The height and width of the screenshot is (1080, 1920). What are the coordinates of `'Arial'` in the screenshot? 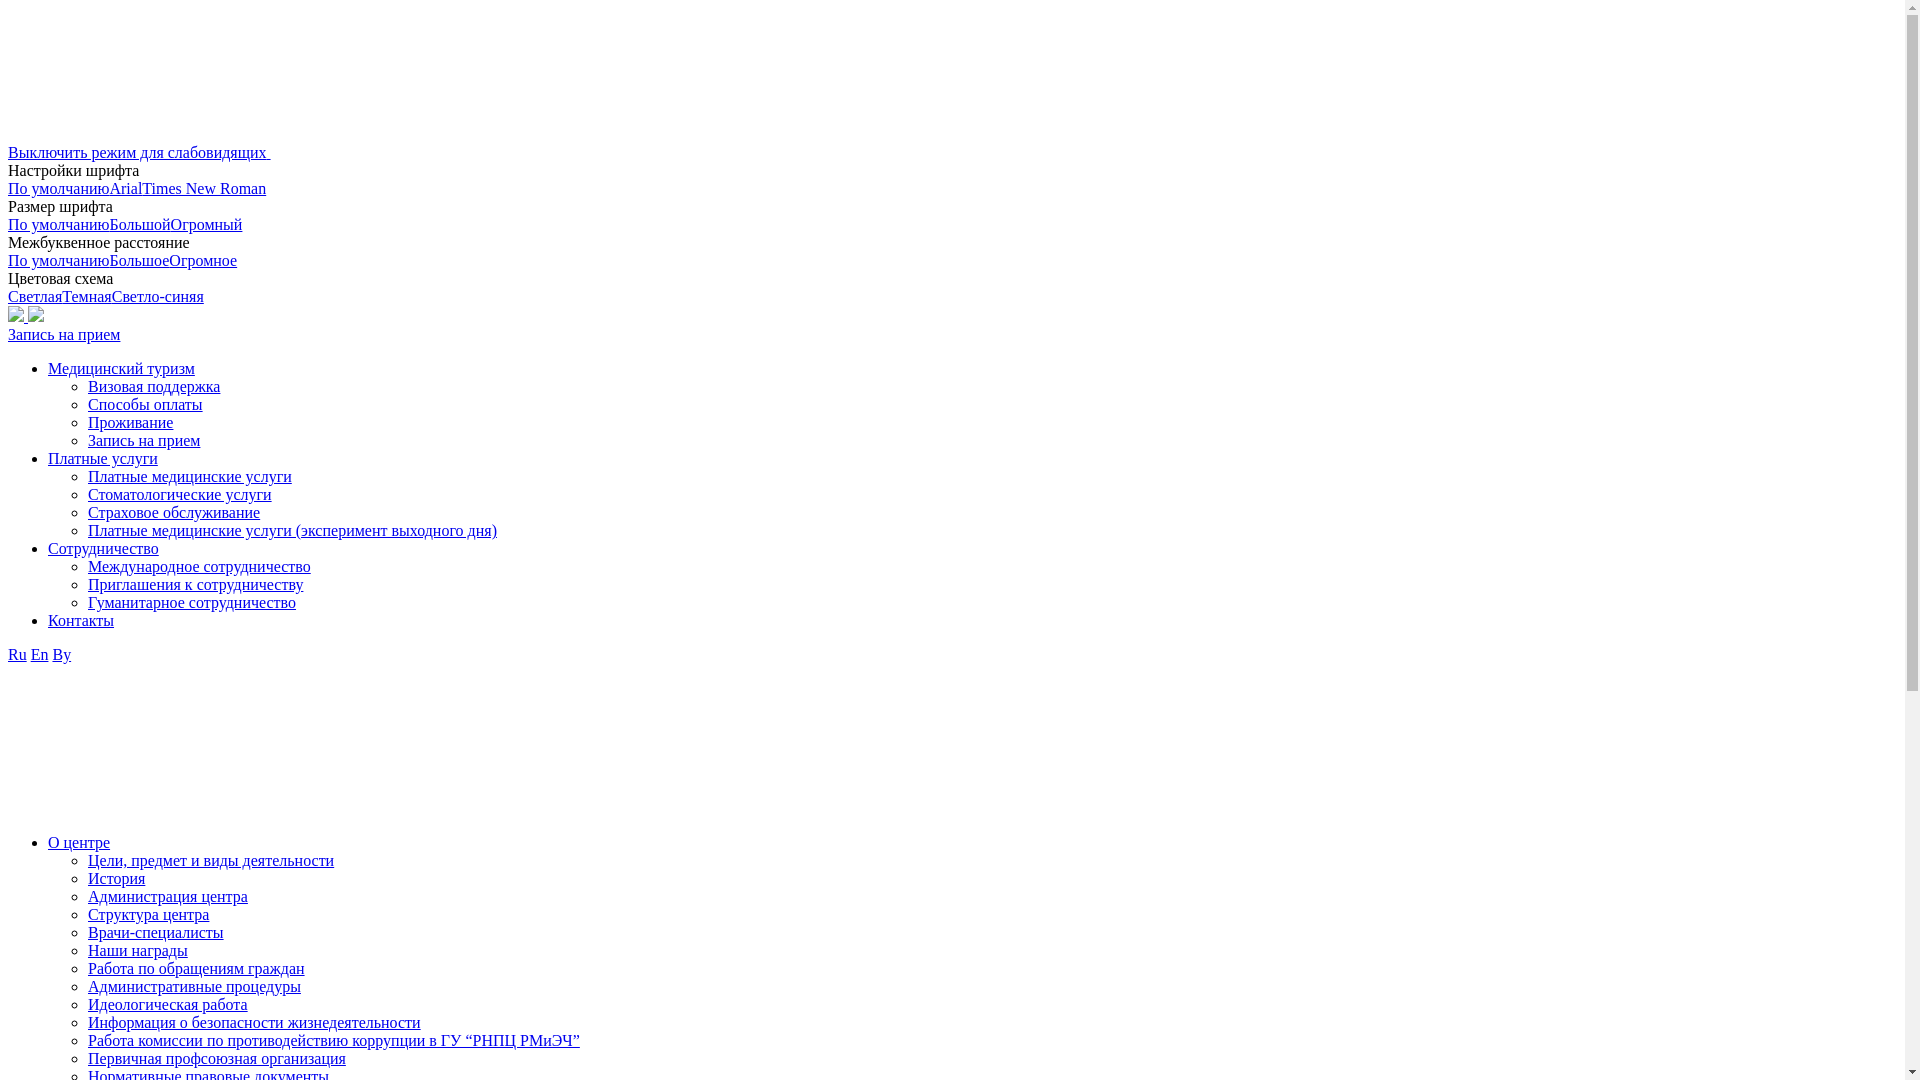 It's located at (108, 188).